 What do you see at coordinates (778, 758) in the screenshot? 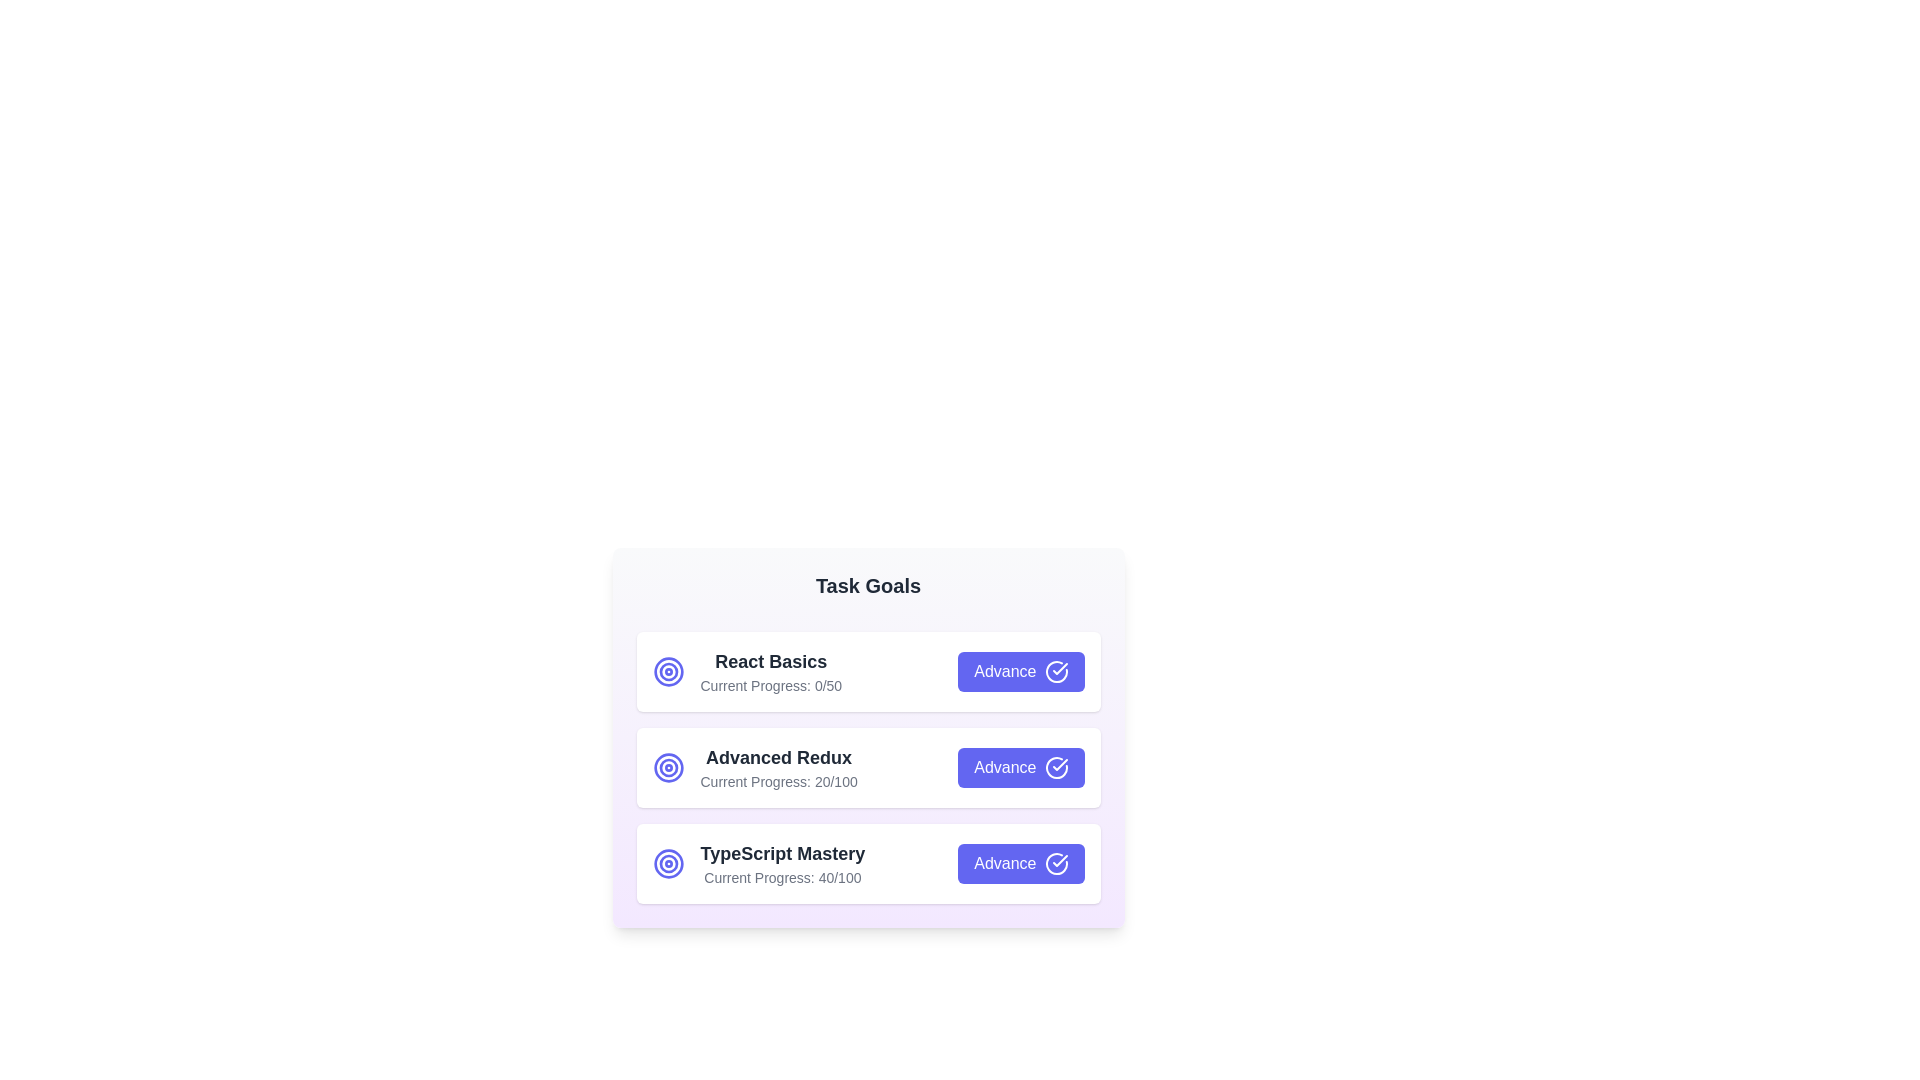
I see `the title text element that serves as a label for the task item, located in the 'Task Goals' section, positioned above 'Current Progress: 20/100' and below 'React Basics'` at bounding box center [778, 758].